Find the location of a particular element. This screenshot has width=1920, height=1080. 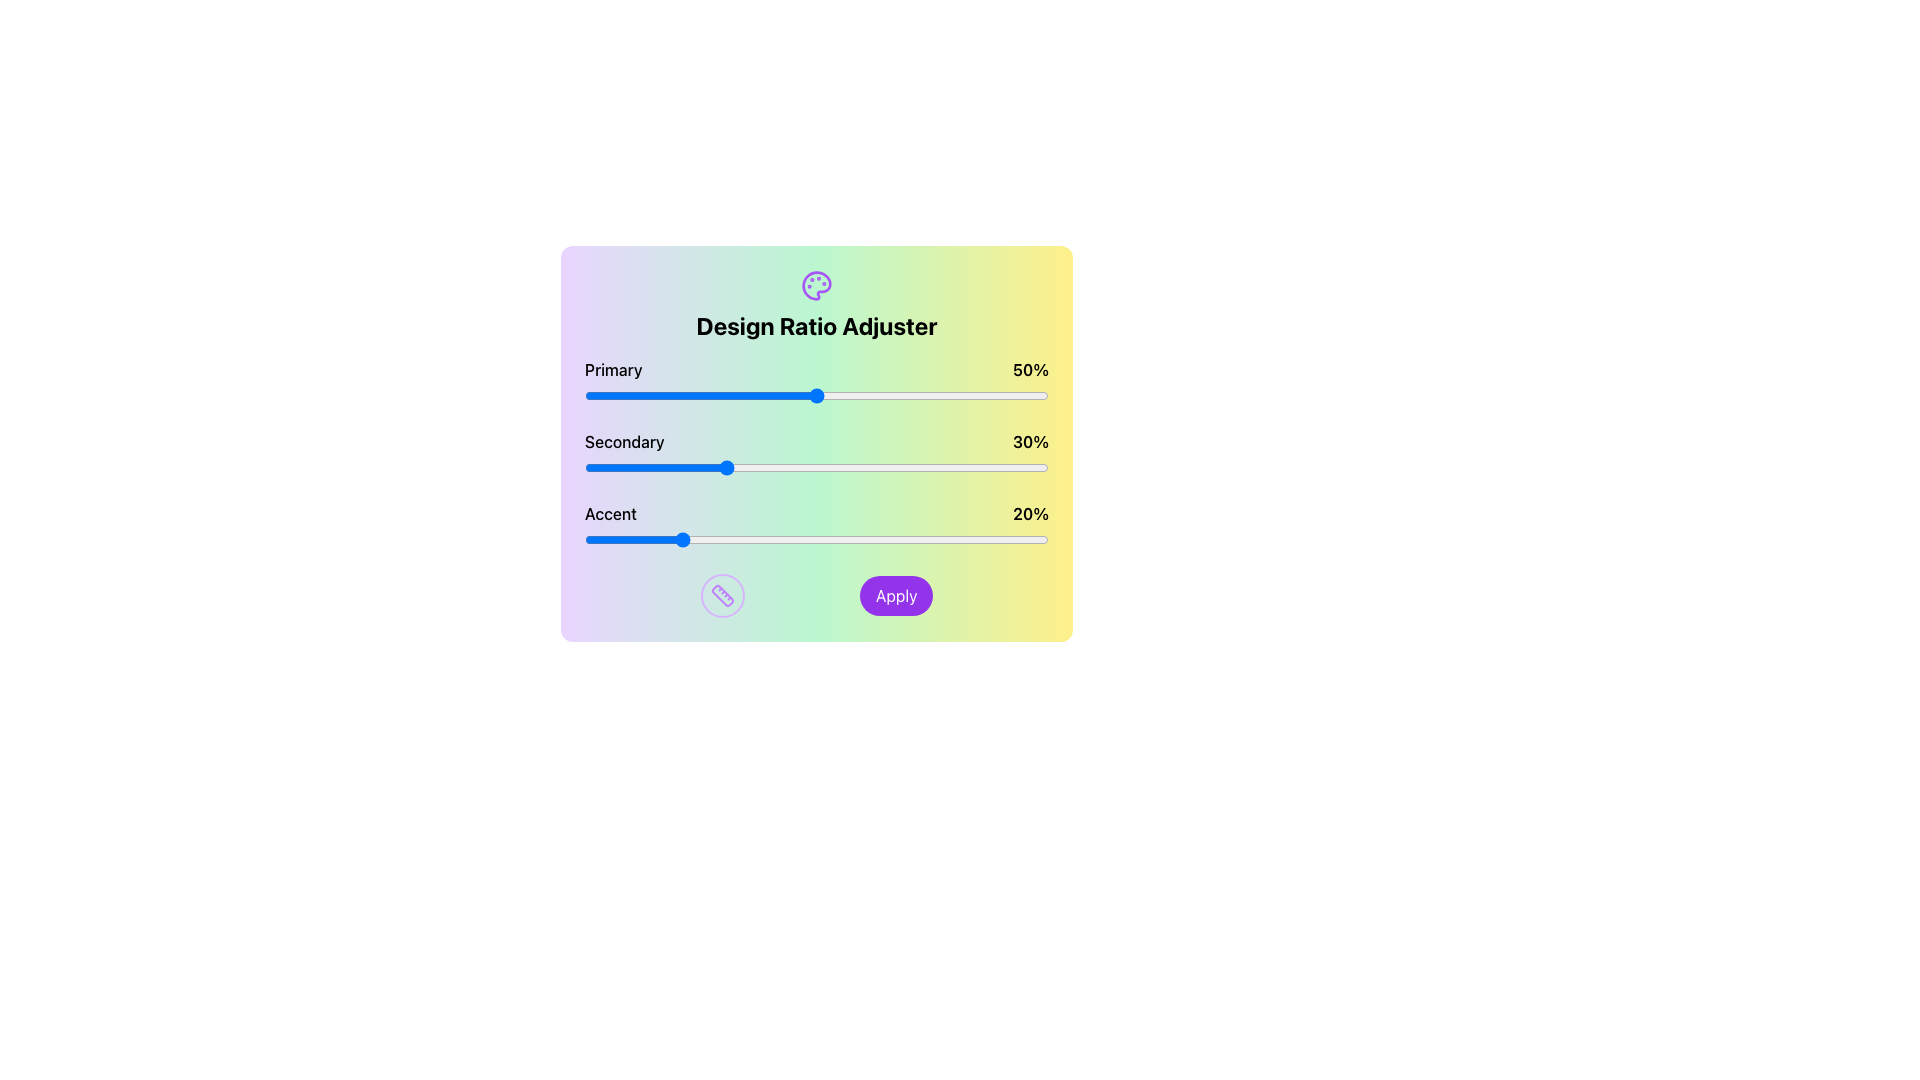

the slider is located at coordinates (611, 467).